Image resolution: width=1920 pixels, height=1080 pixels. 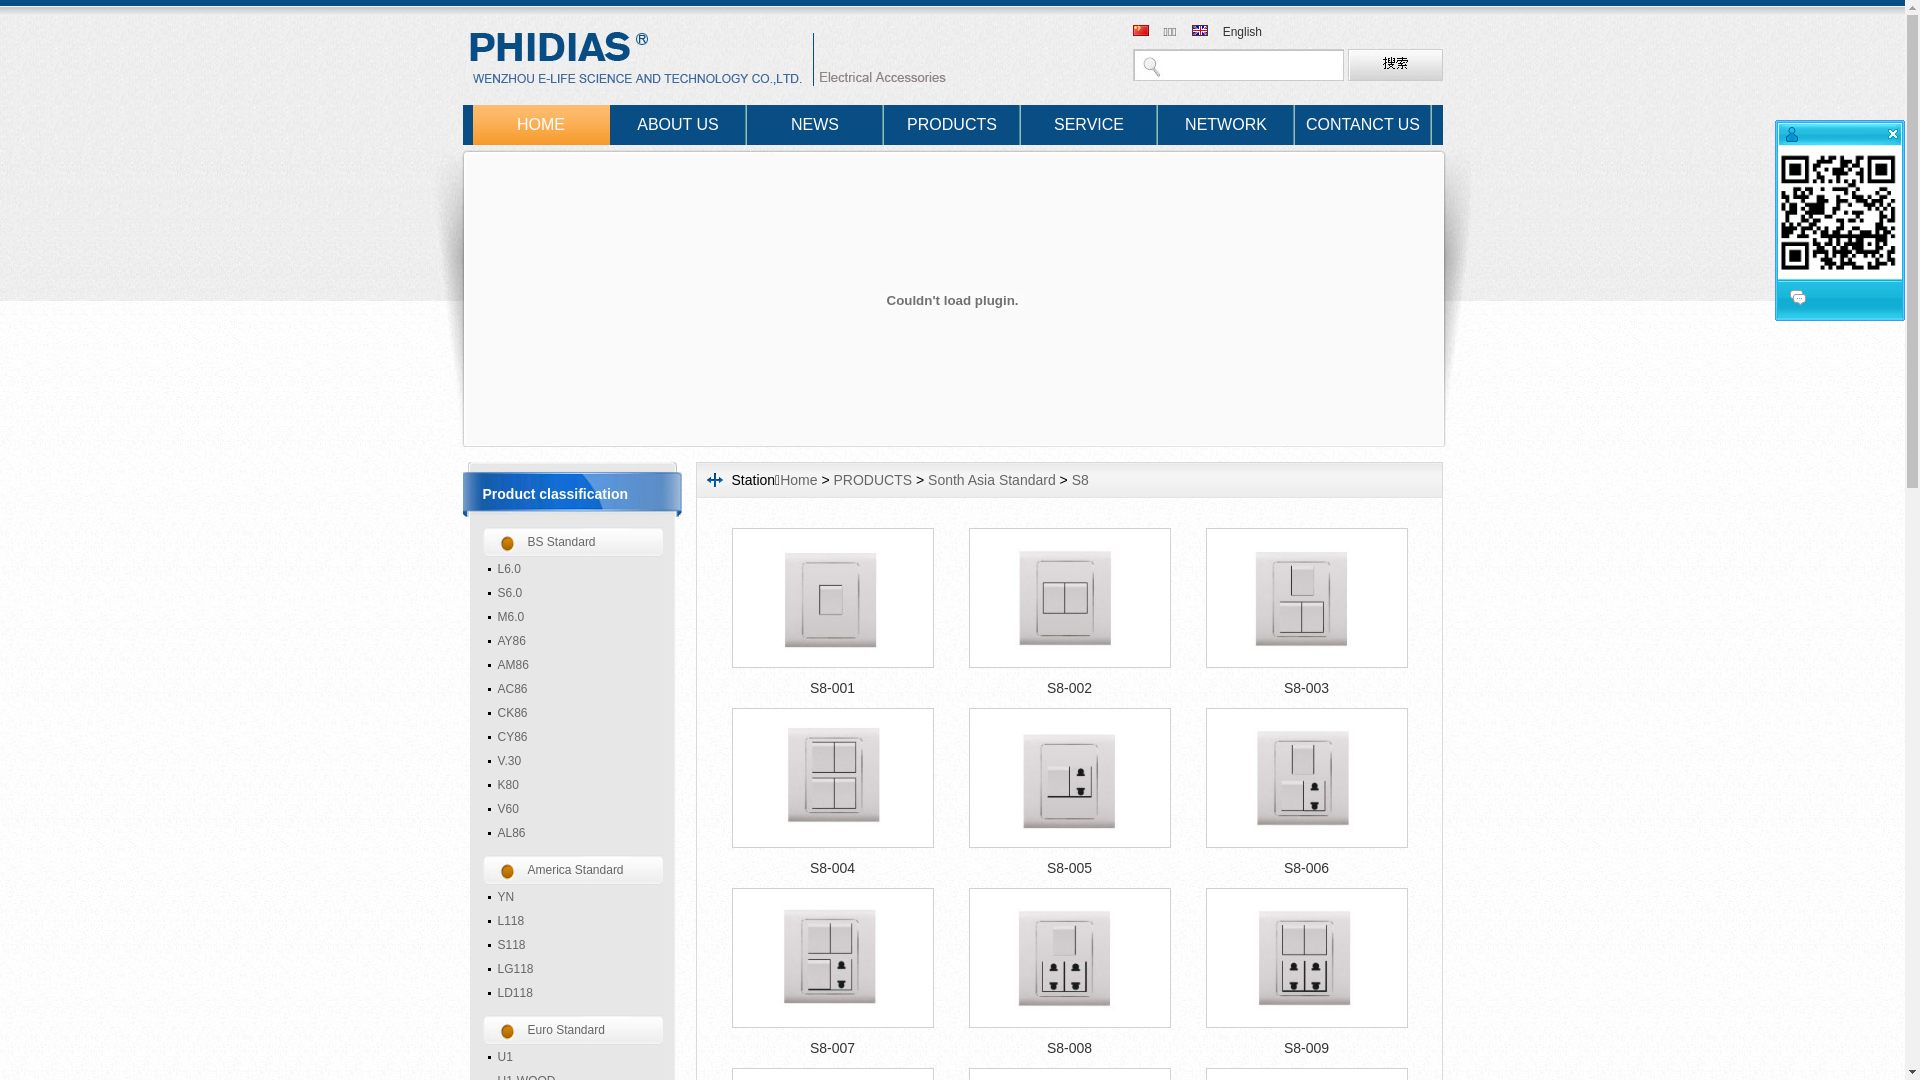 What do you see at coordinates (460, 640) in the screenshot?
I see `'AY86'` at bounding box center [460, 640].